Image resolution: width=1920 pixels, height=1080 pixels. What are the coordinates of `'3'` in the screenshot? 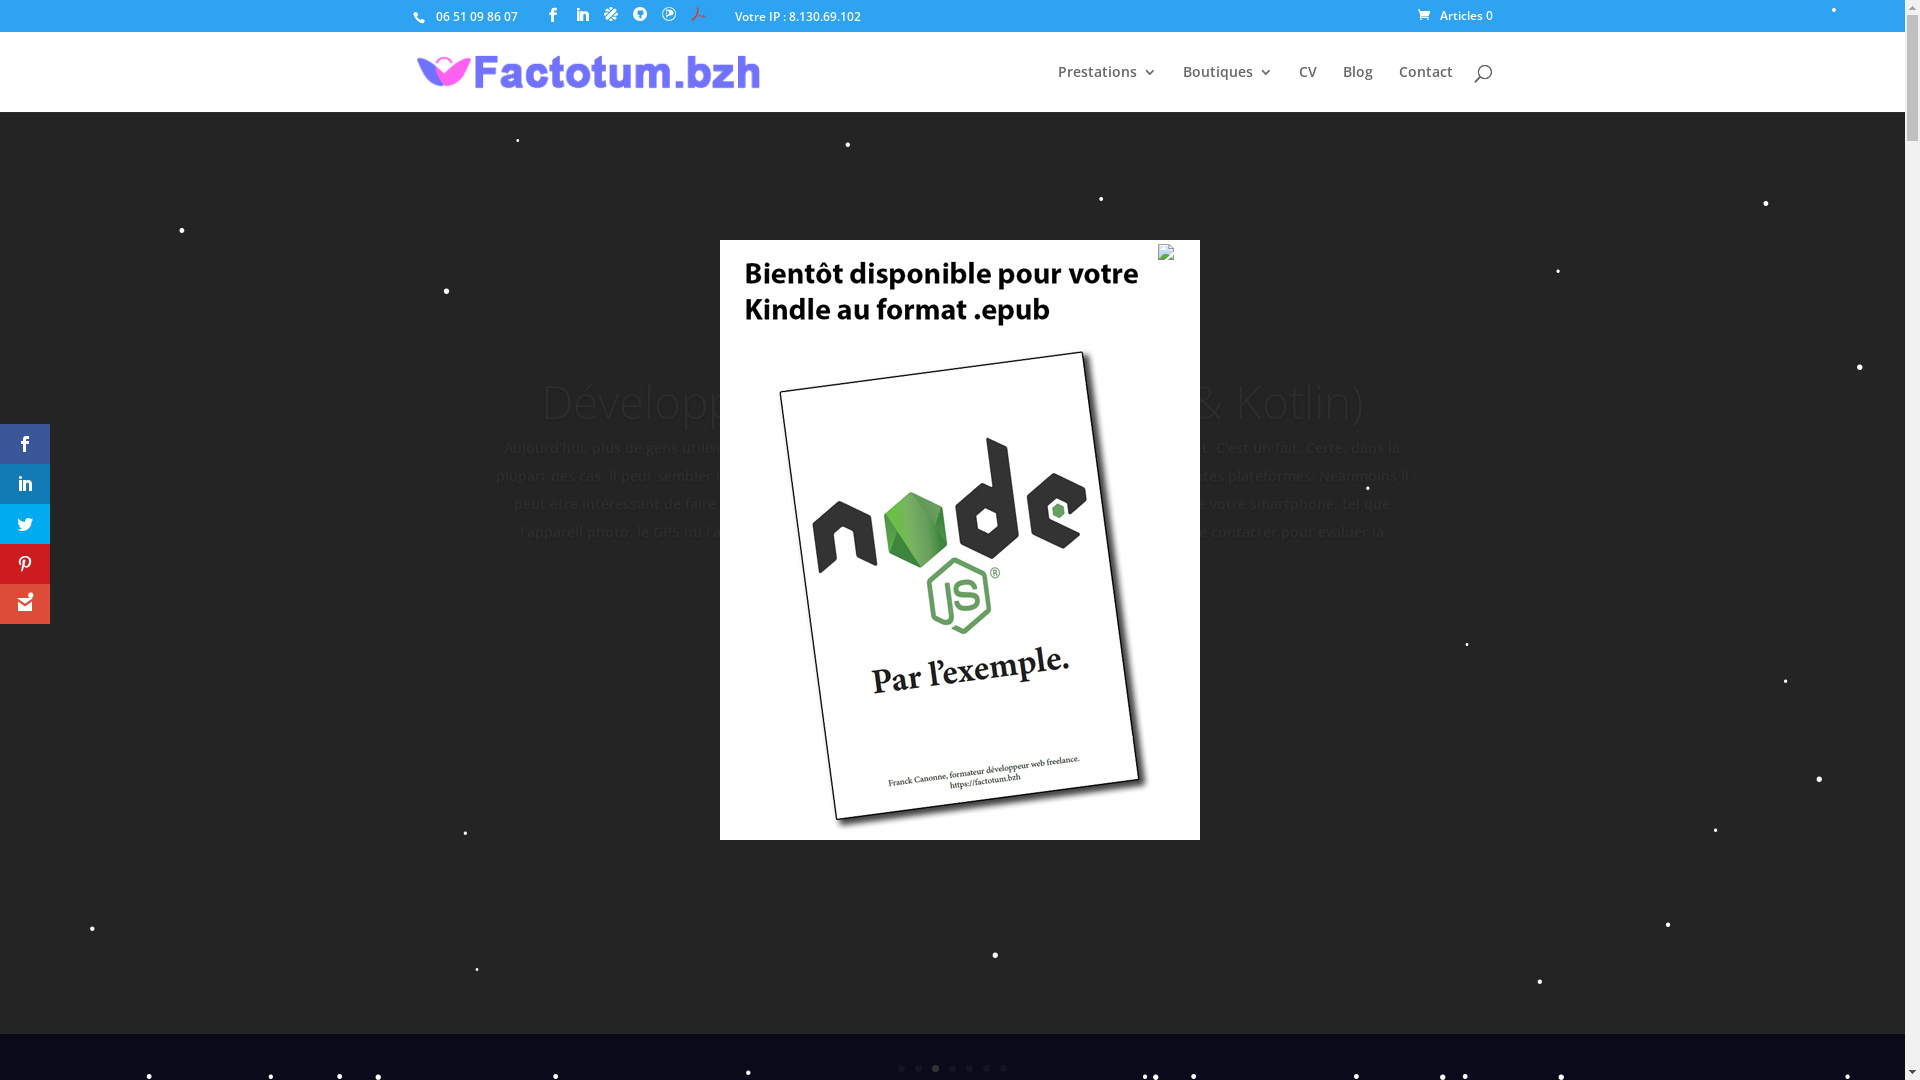 It's located at (934, 1067).